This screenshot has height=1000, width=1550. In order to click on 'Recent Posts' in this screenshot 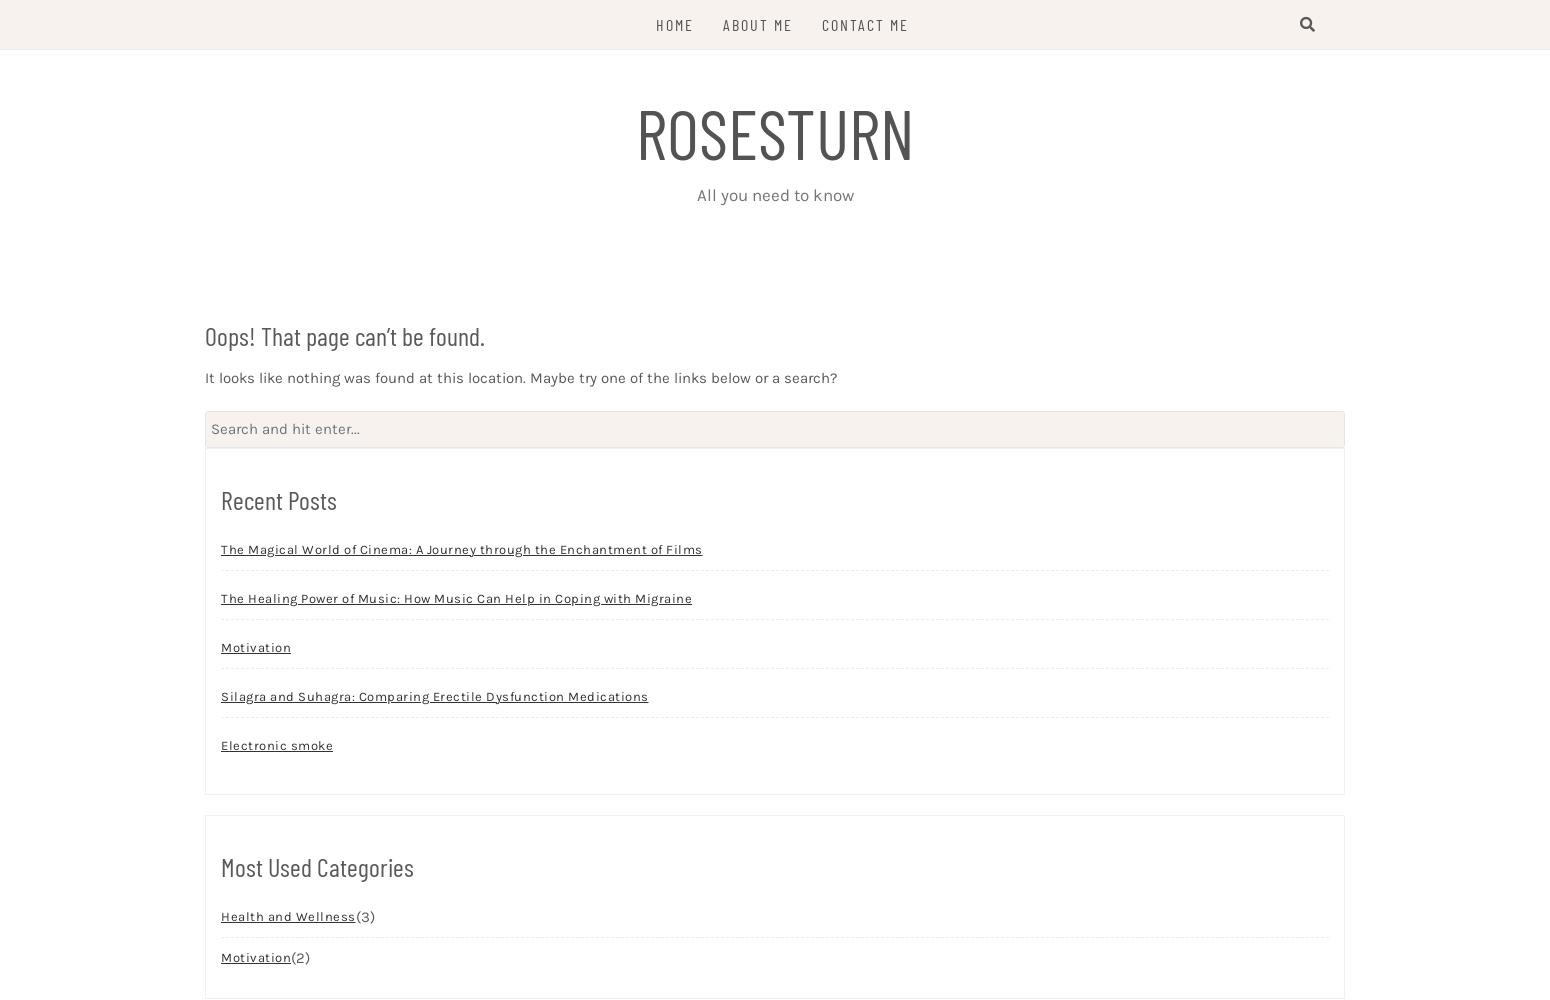, I will do `click(279, 497)`.